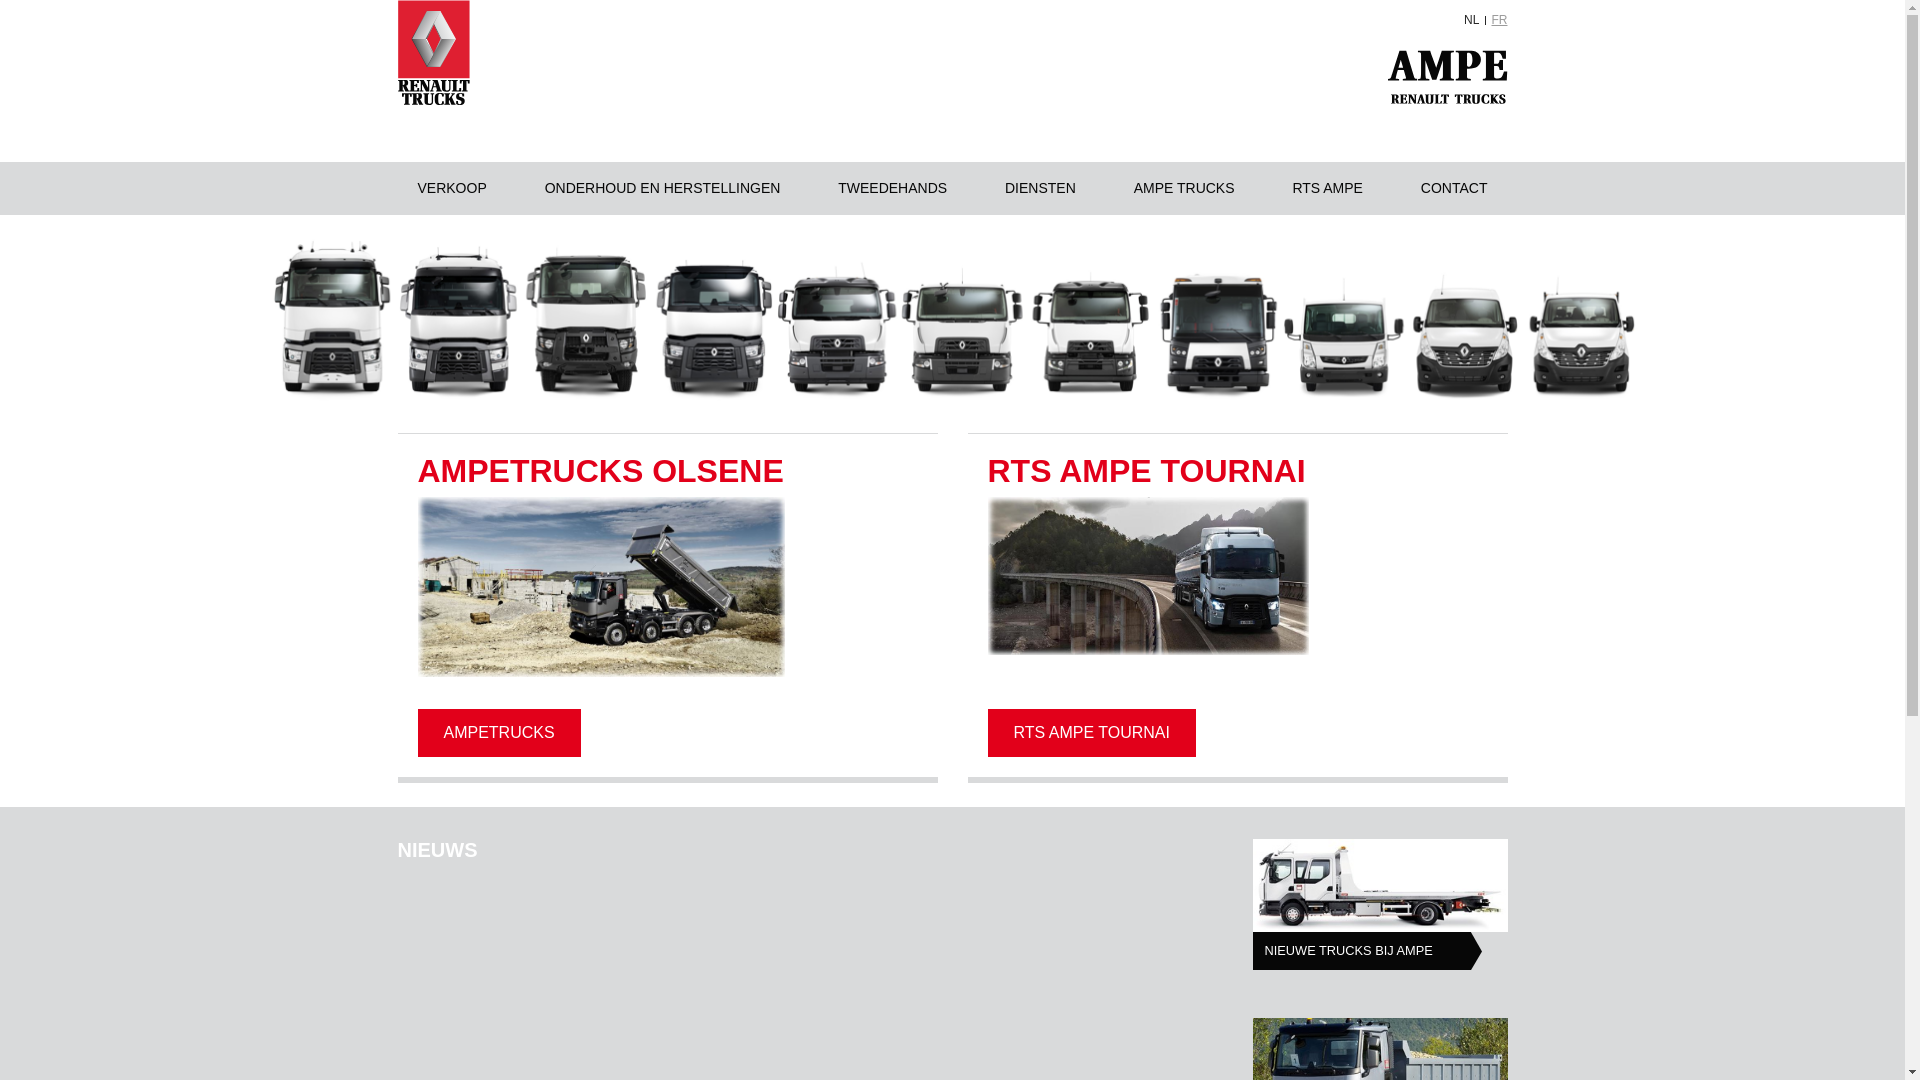 Image resolution: width=1920 pixels, height=1080 pixels. I want to click on 'FR', so click(1492, 19).